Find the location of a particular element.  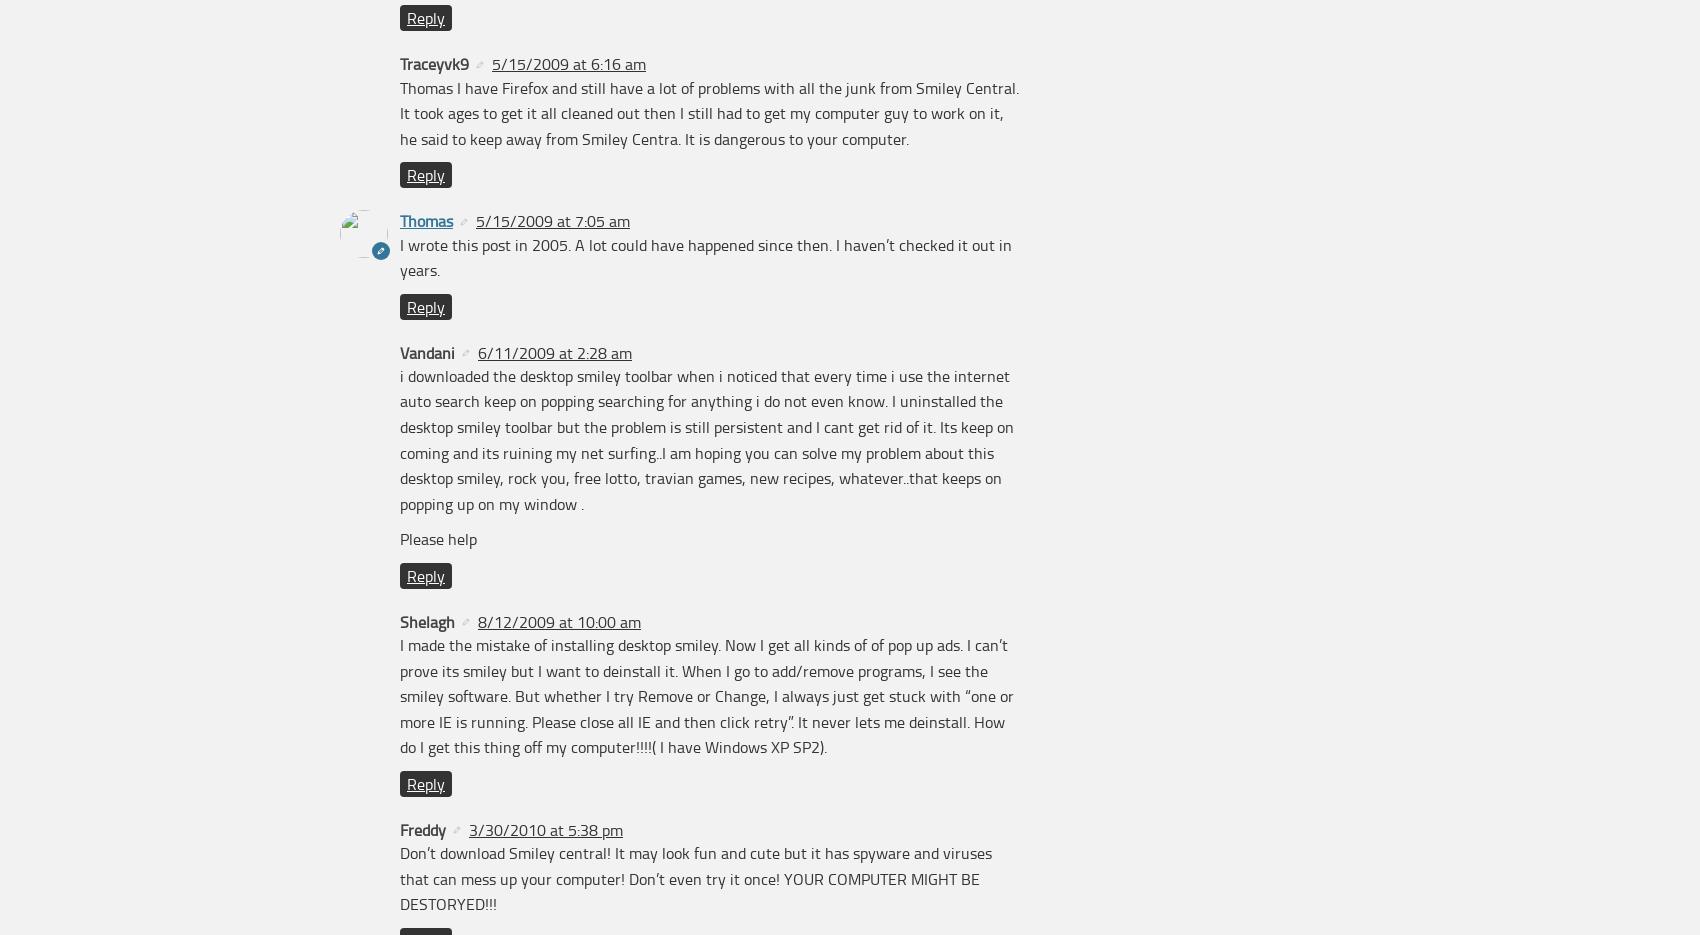

'Freddy' is located at coordinates (399, 829).